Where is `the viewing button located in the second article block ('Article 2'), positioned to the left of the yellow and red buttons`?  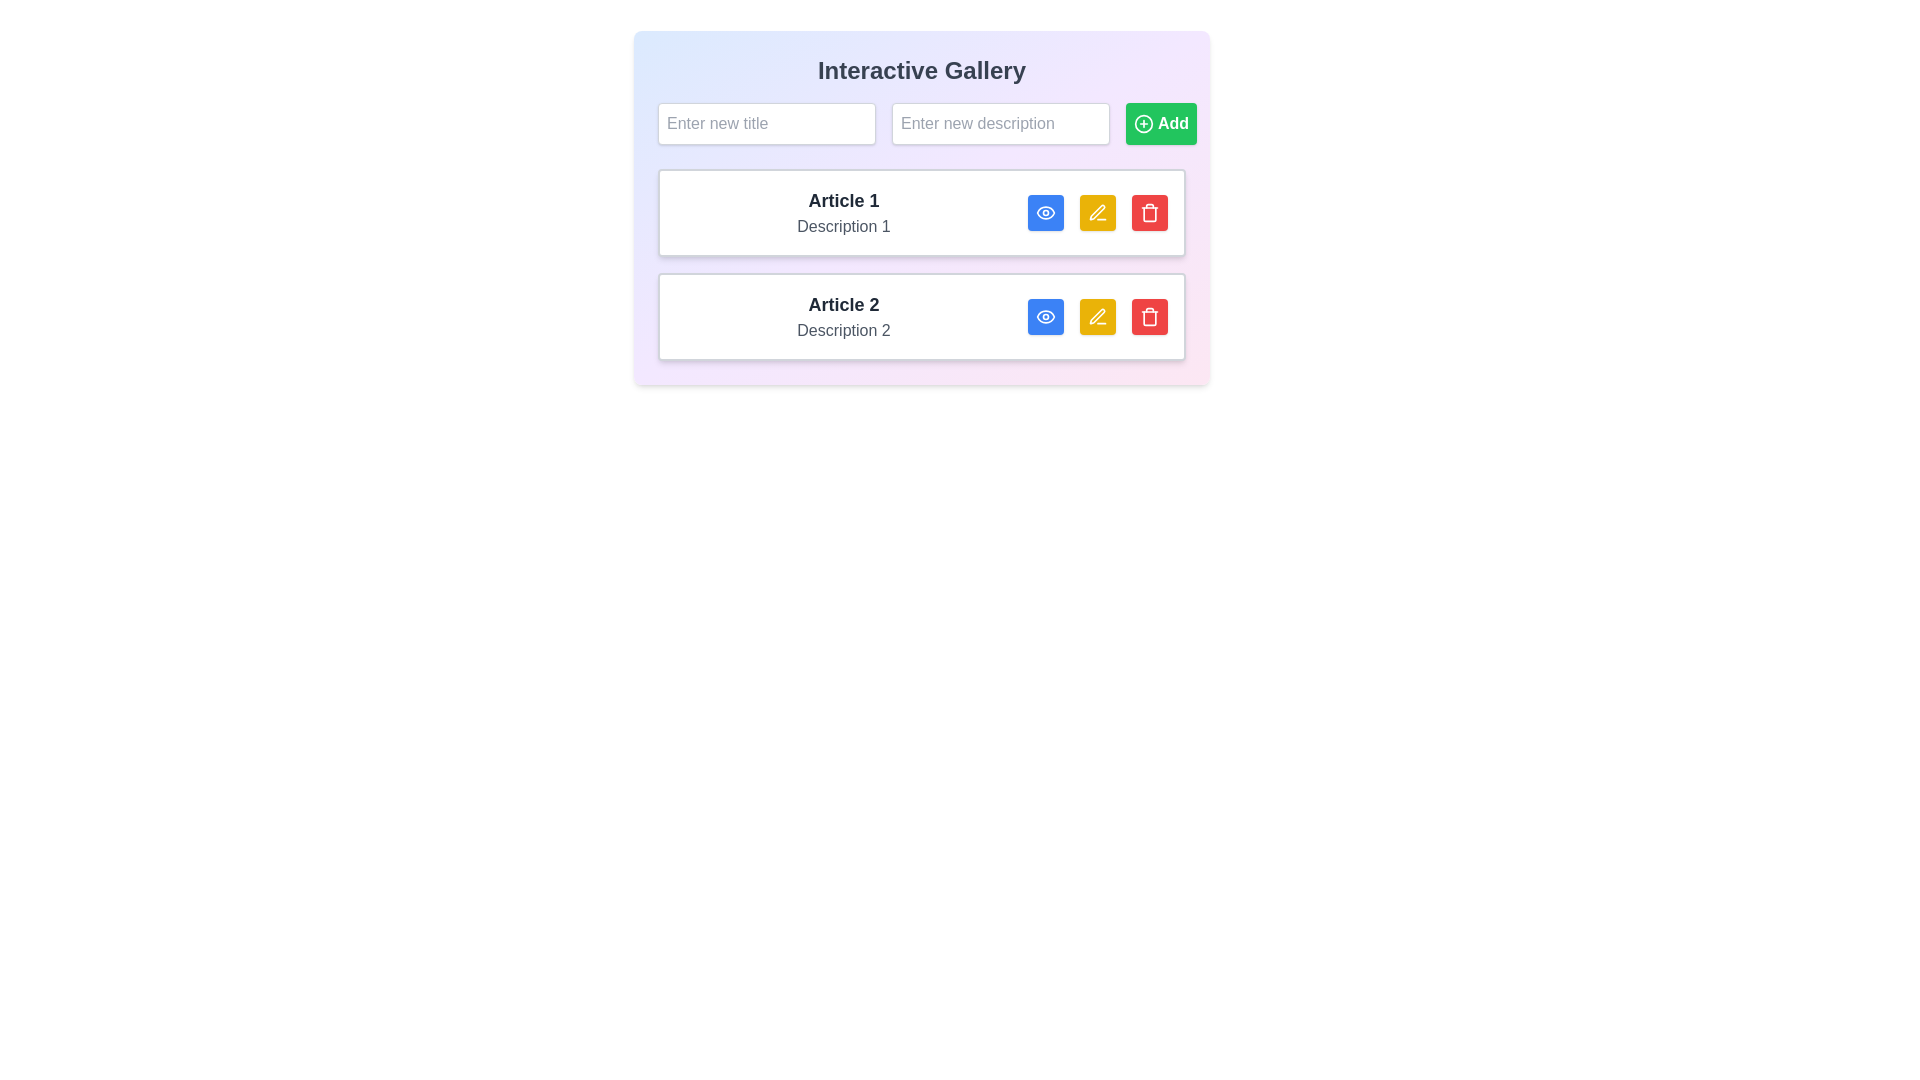
the viewing button located in the second article block ('Article 2'), positioned to the left of the yellow and red buttons is located at coordinates (1045, 315).